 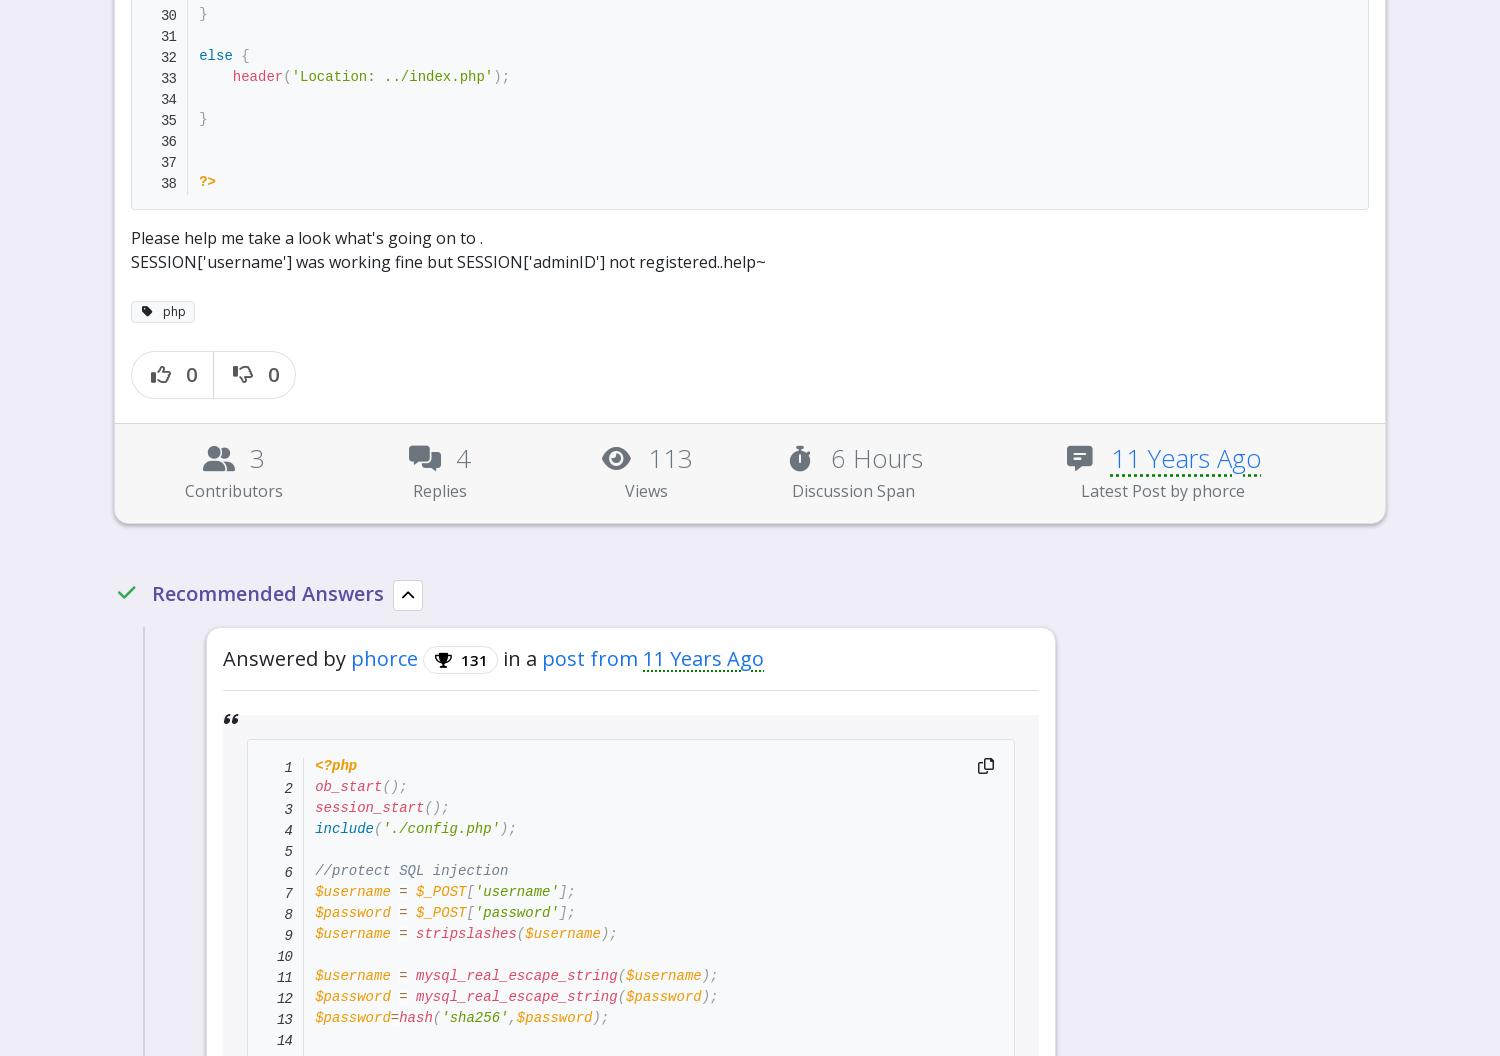 I want to click on 'If this thread is solved, please mark it as solve. And give respect to those who you think helped you.', so click(x=593, y=90).